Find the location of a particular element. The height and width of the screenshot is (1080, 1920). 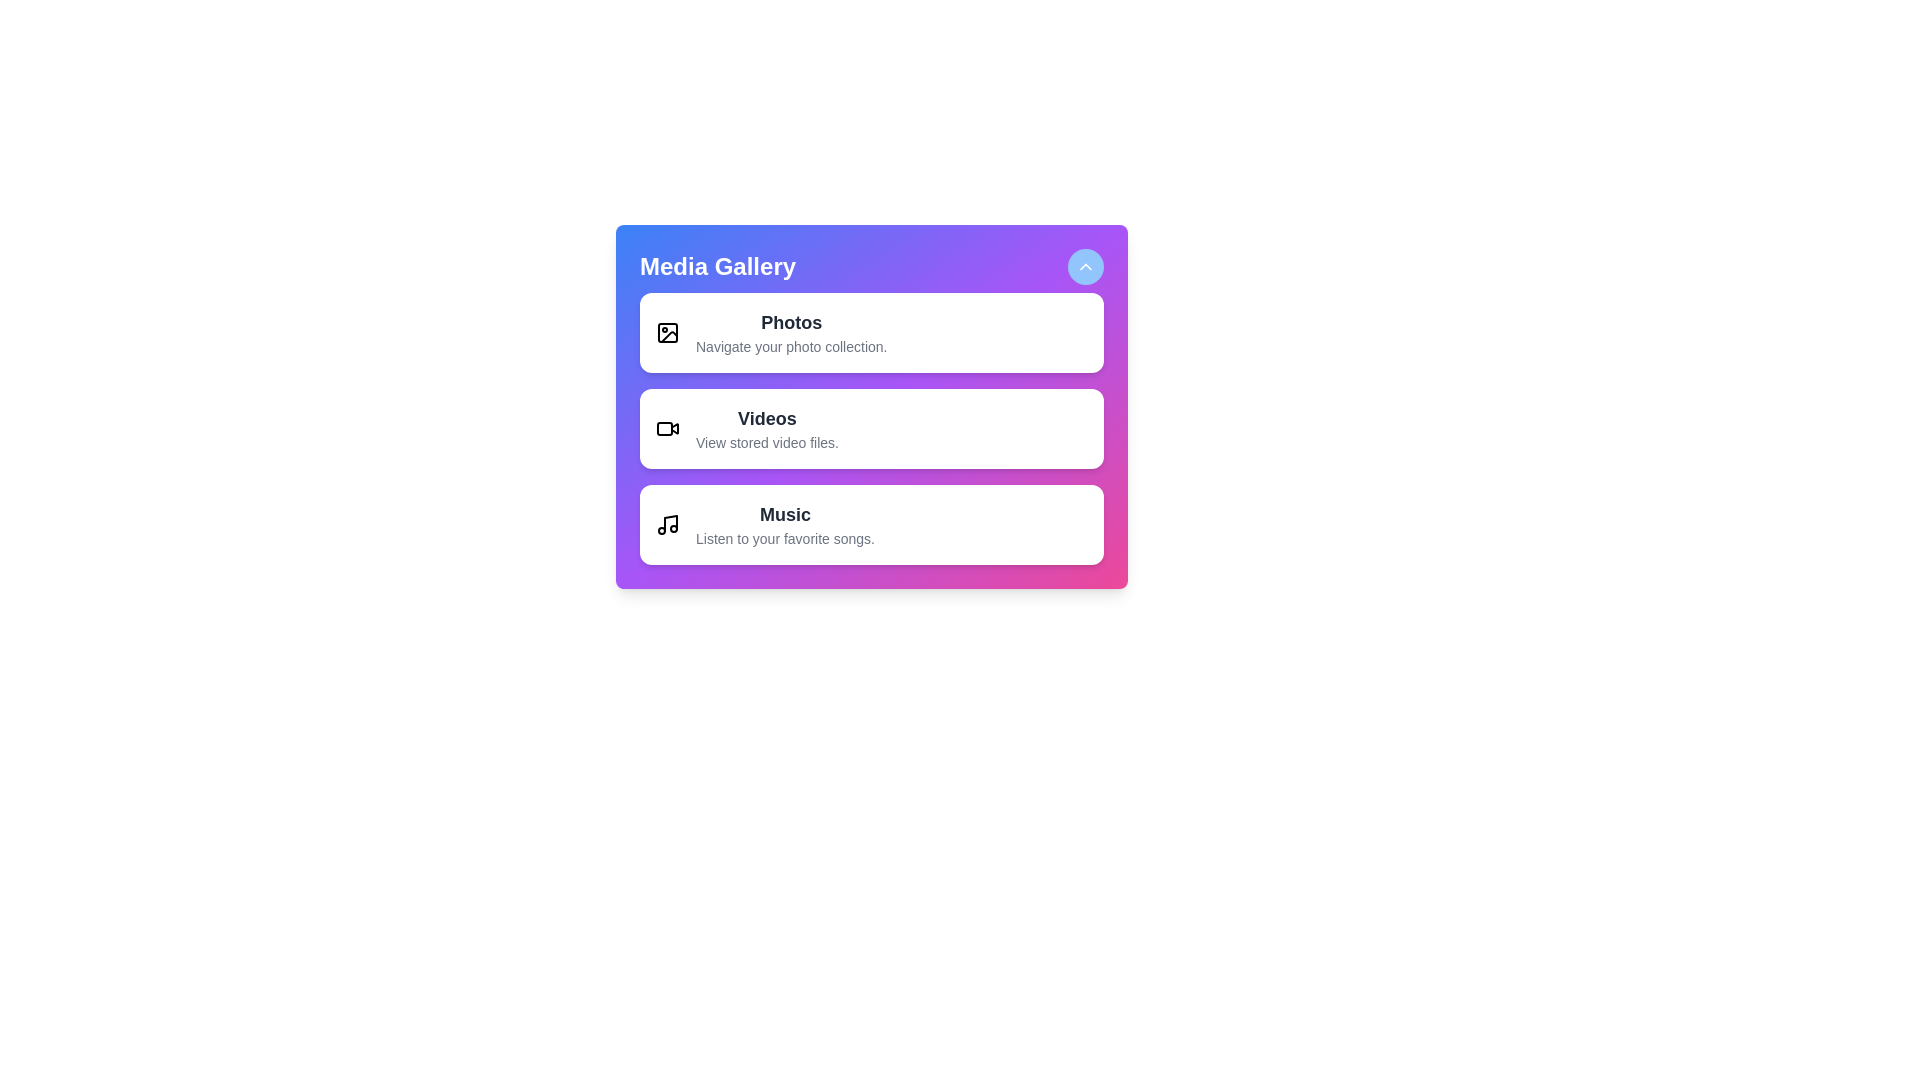

the toggle button to expand or collapse the menu is located at coordinates (1084, 265).